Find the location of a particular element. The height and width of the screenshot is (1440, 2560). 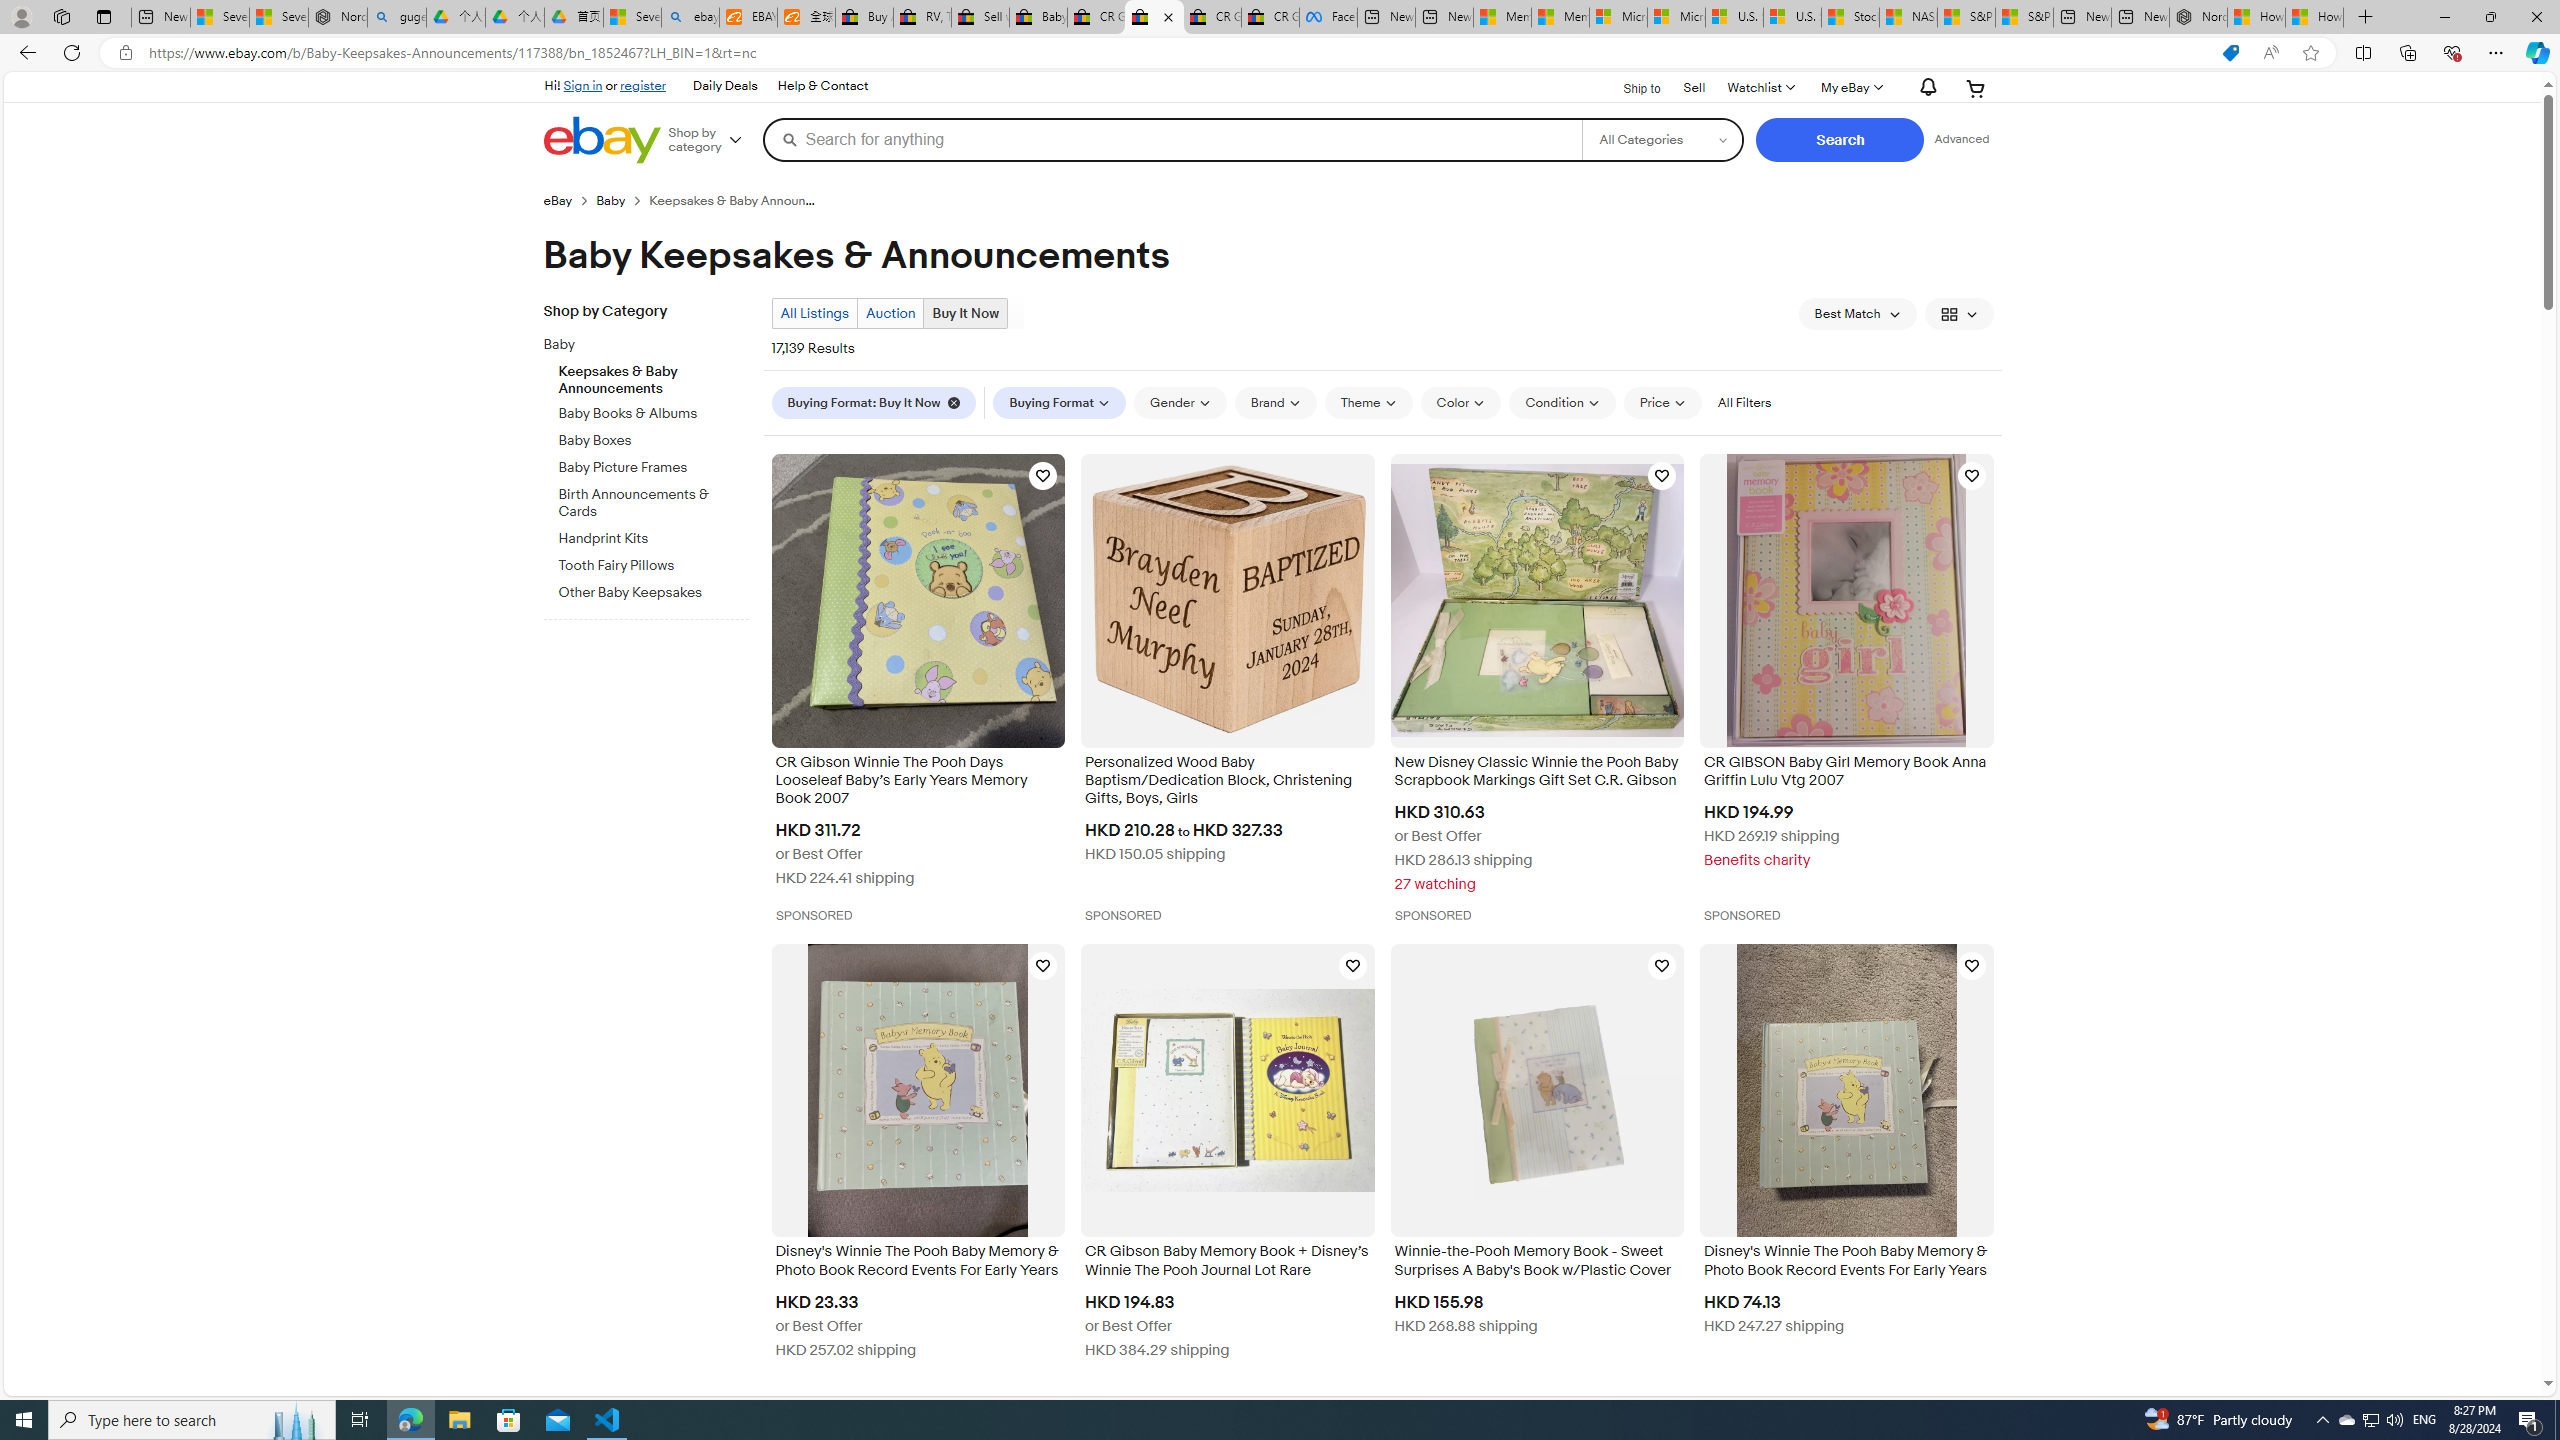

'Daily Deals' is located at coordinates (723, 85).